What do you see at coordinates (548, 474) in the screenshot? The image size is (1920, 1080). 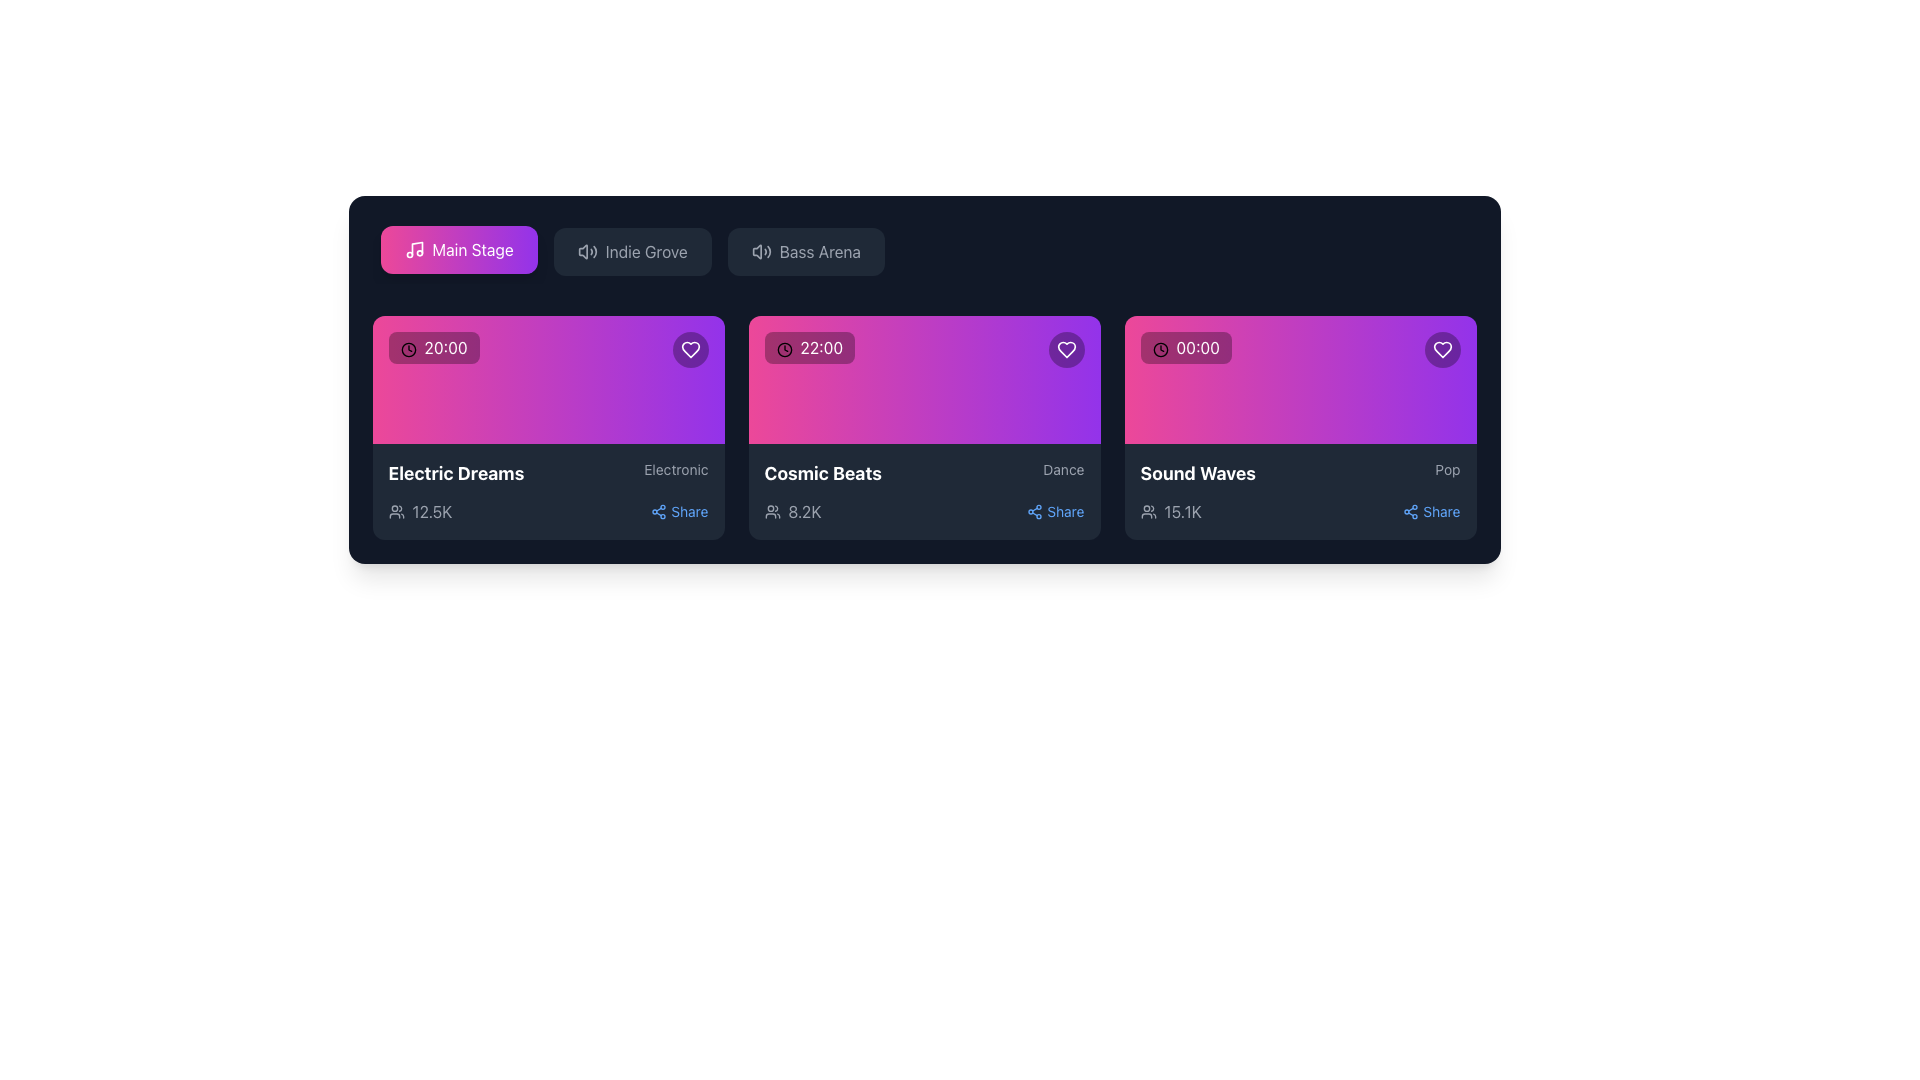 I see `the text block containing 'Electric Dreams' and 'Electronic' as part of the card's information located in the first card of a horizontally arranged set` at bounding box center [548, 474].